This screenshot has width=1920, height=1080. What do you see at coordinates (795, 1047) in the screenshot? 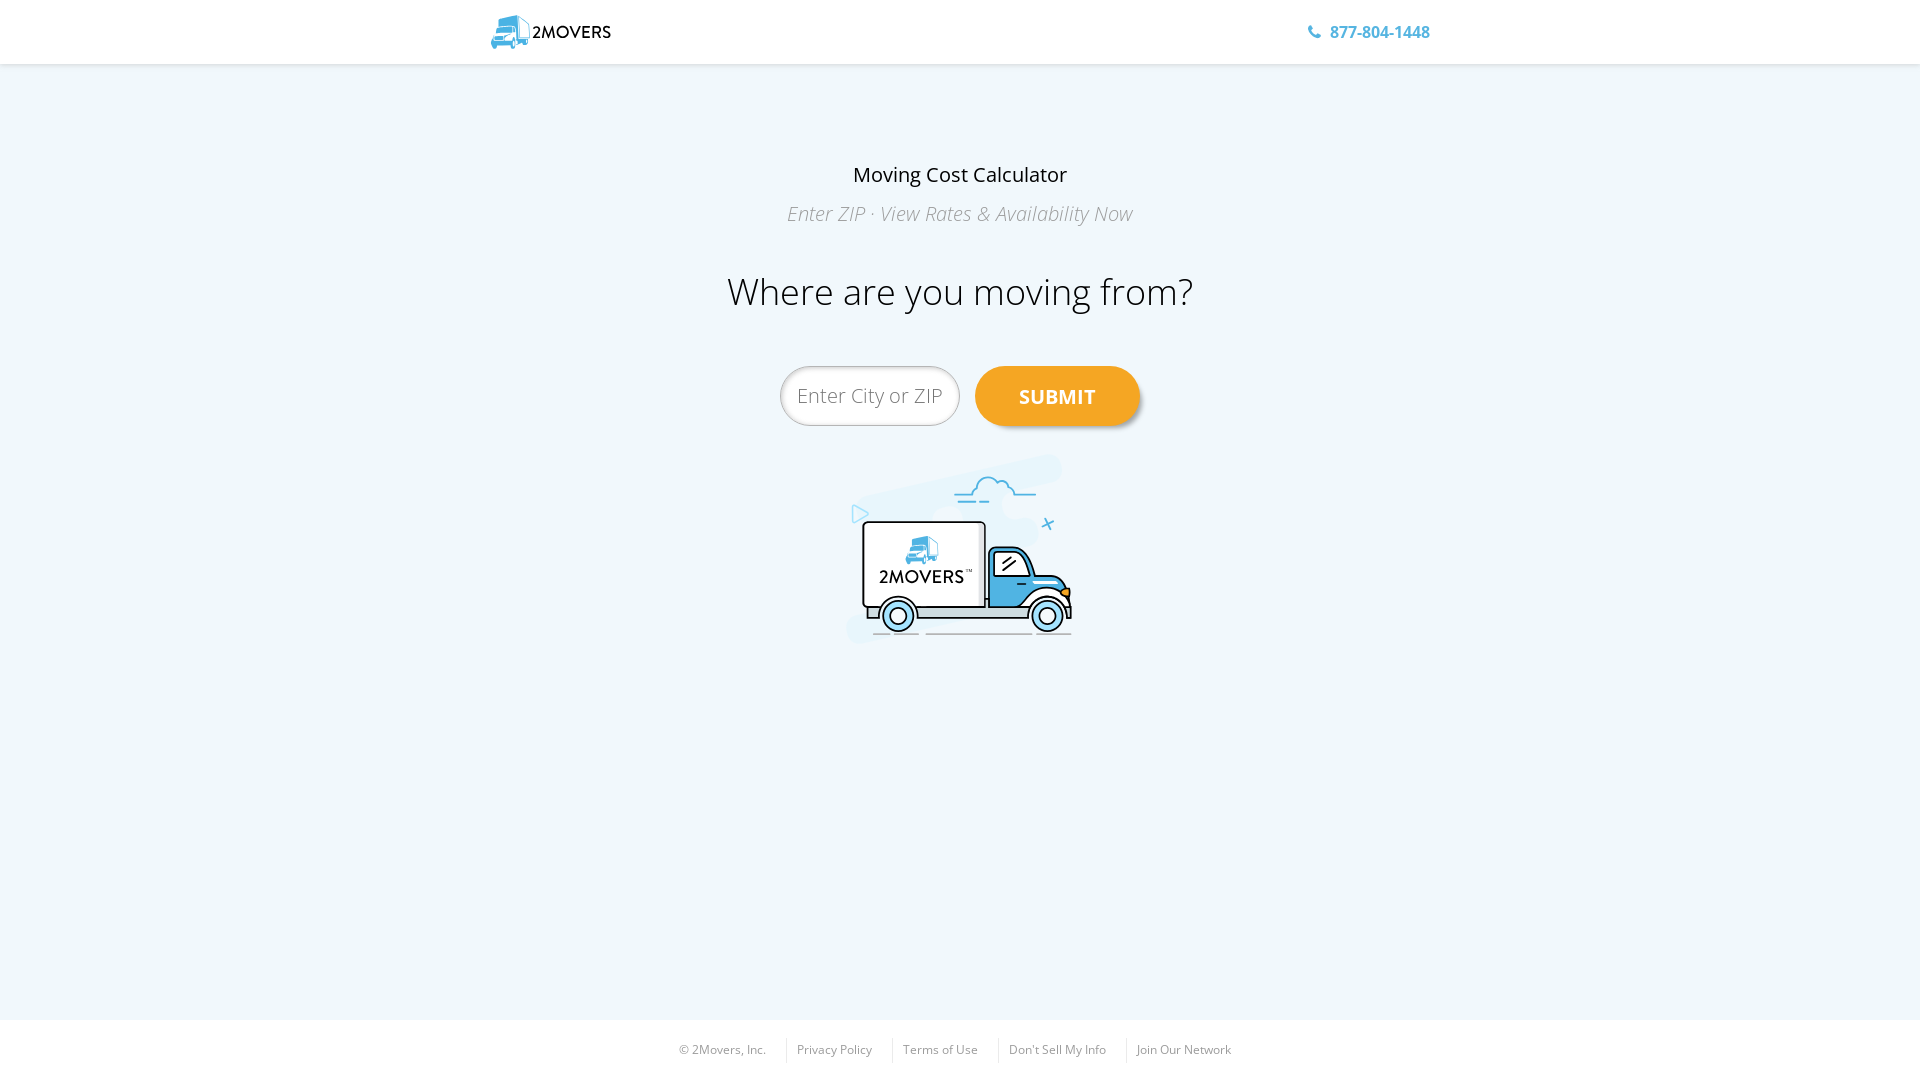
I see `'Privacy Policy'` at bounding box center [795, 1047].